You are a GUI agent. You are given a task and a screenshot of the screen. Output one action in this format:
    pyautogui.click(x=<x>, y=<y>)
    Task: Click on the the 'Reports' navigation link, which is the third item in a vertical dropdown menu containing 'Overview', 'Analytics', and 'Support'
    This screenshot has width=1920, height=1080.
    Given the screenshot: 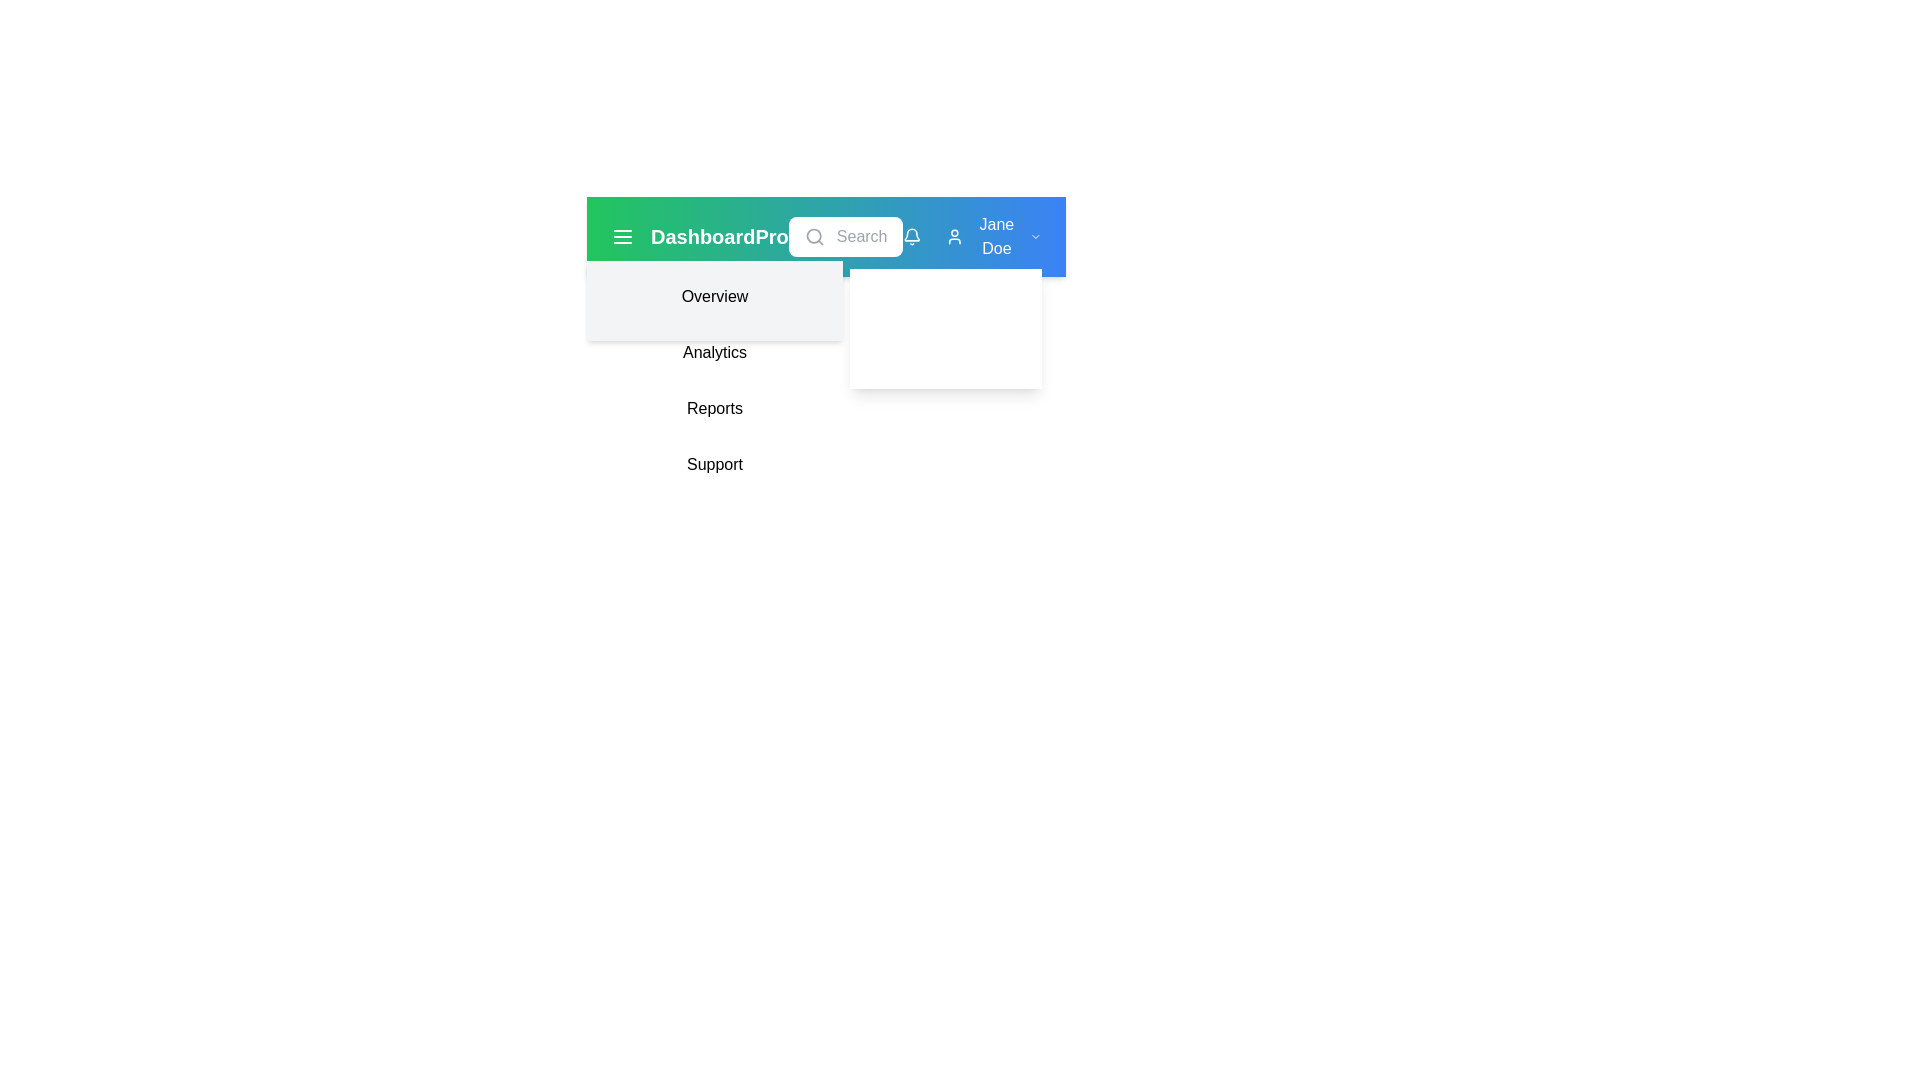 What is the action you would take?
    pyautogui.click(x=715, y=407)
    